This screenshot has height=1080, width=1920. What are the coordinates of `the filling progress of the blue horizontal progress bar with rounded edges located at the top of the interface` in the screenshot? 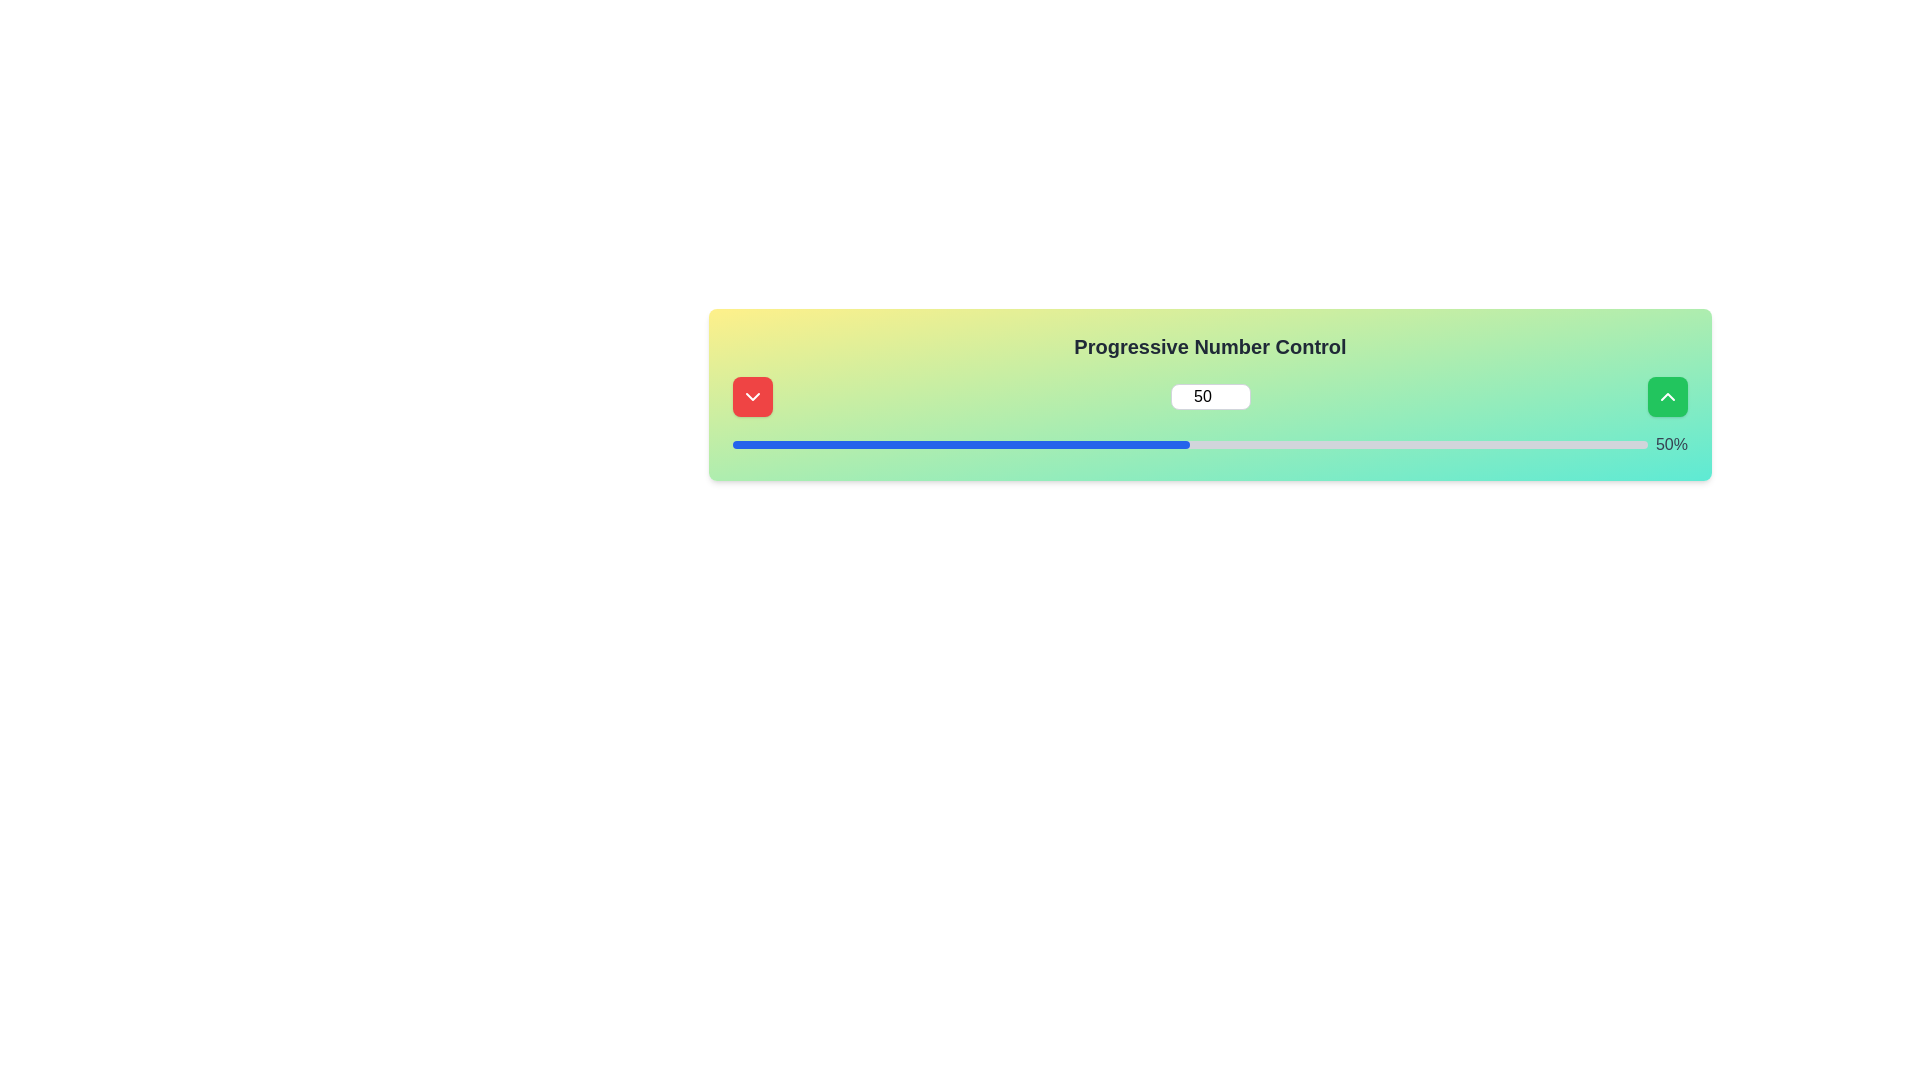 It's located at (961, 443).